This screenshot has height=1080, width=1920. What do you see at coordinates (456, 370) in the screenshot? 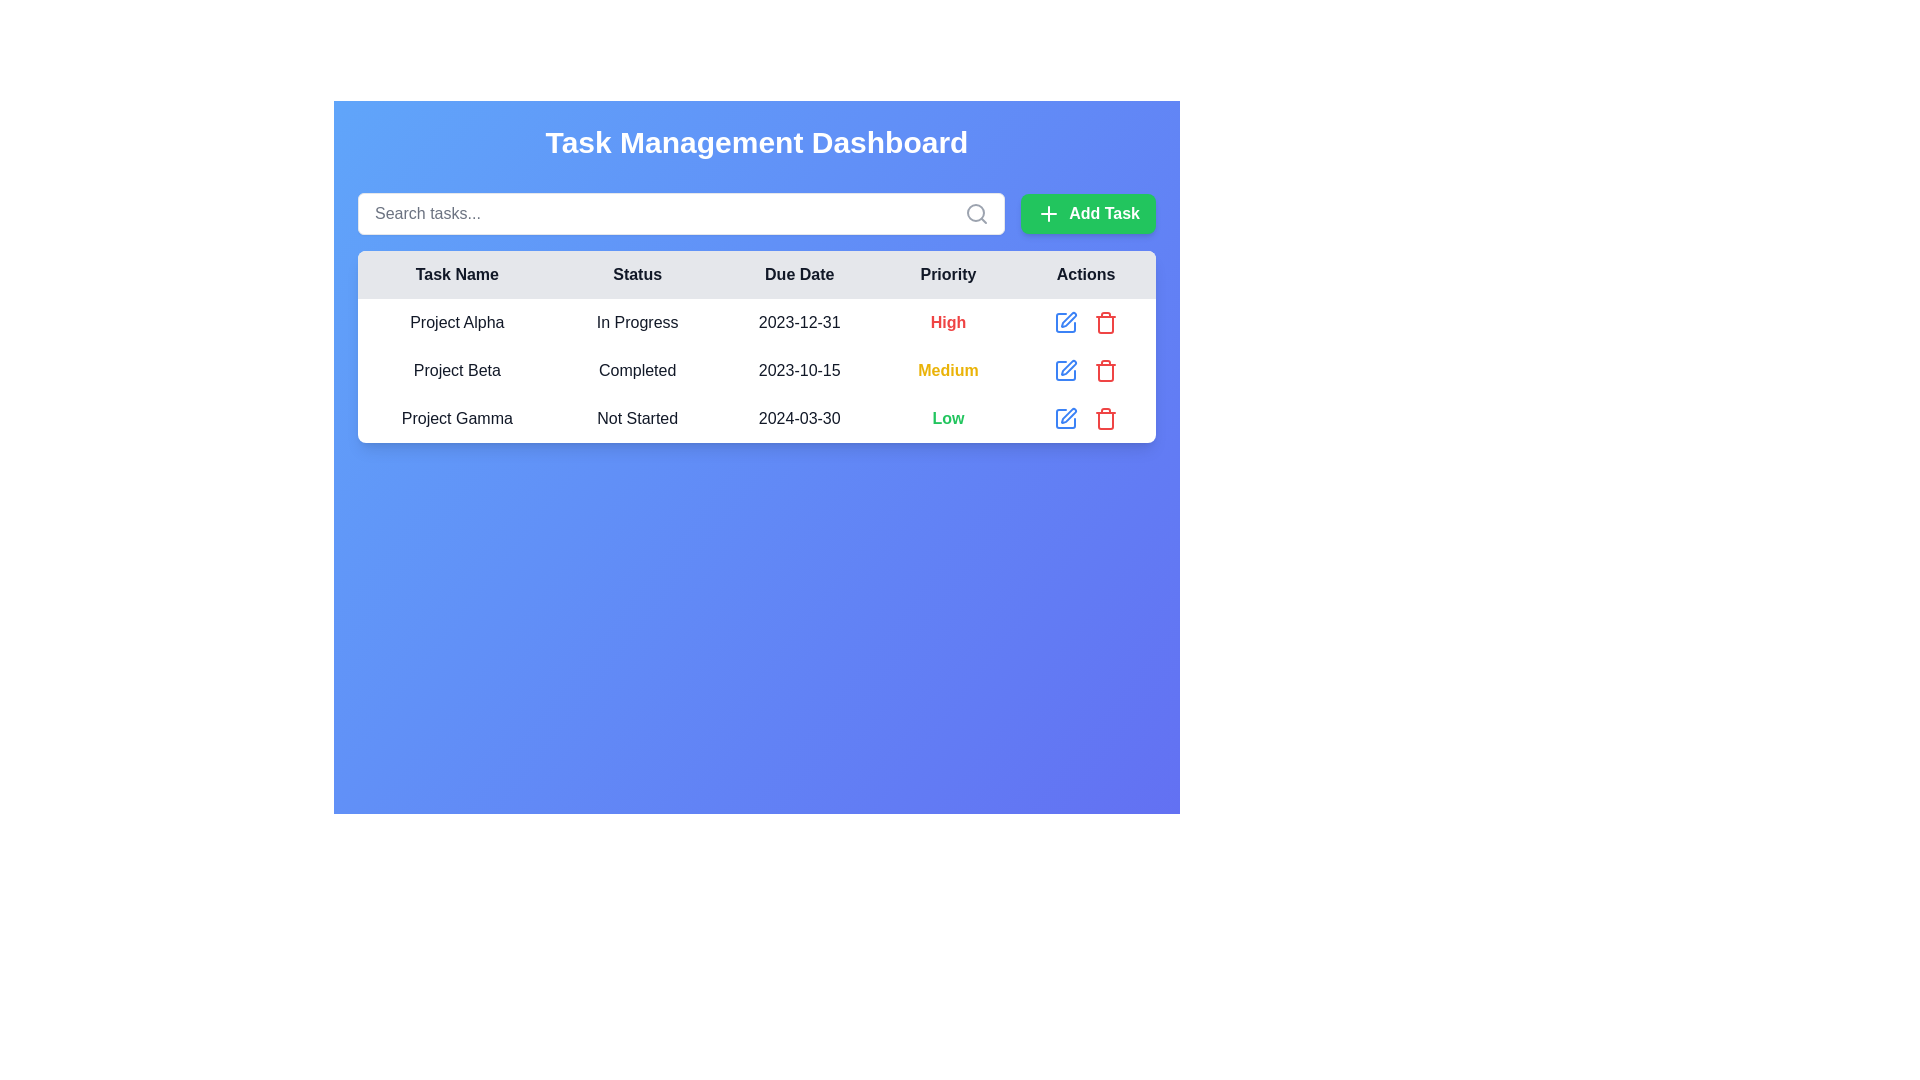
I see `the 'Task Name' text label for 'Project Beta', which serves as an identifier in the table` at bounding box center [456, 370].